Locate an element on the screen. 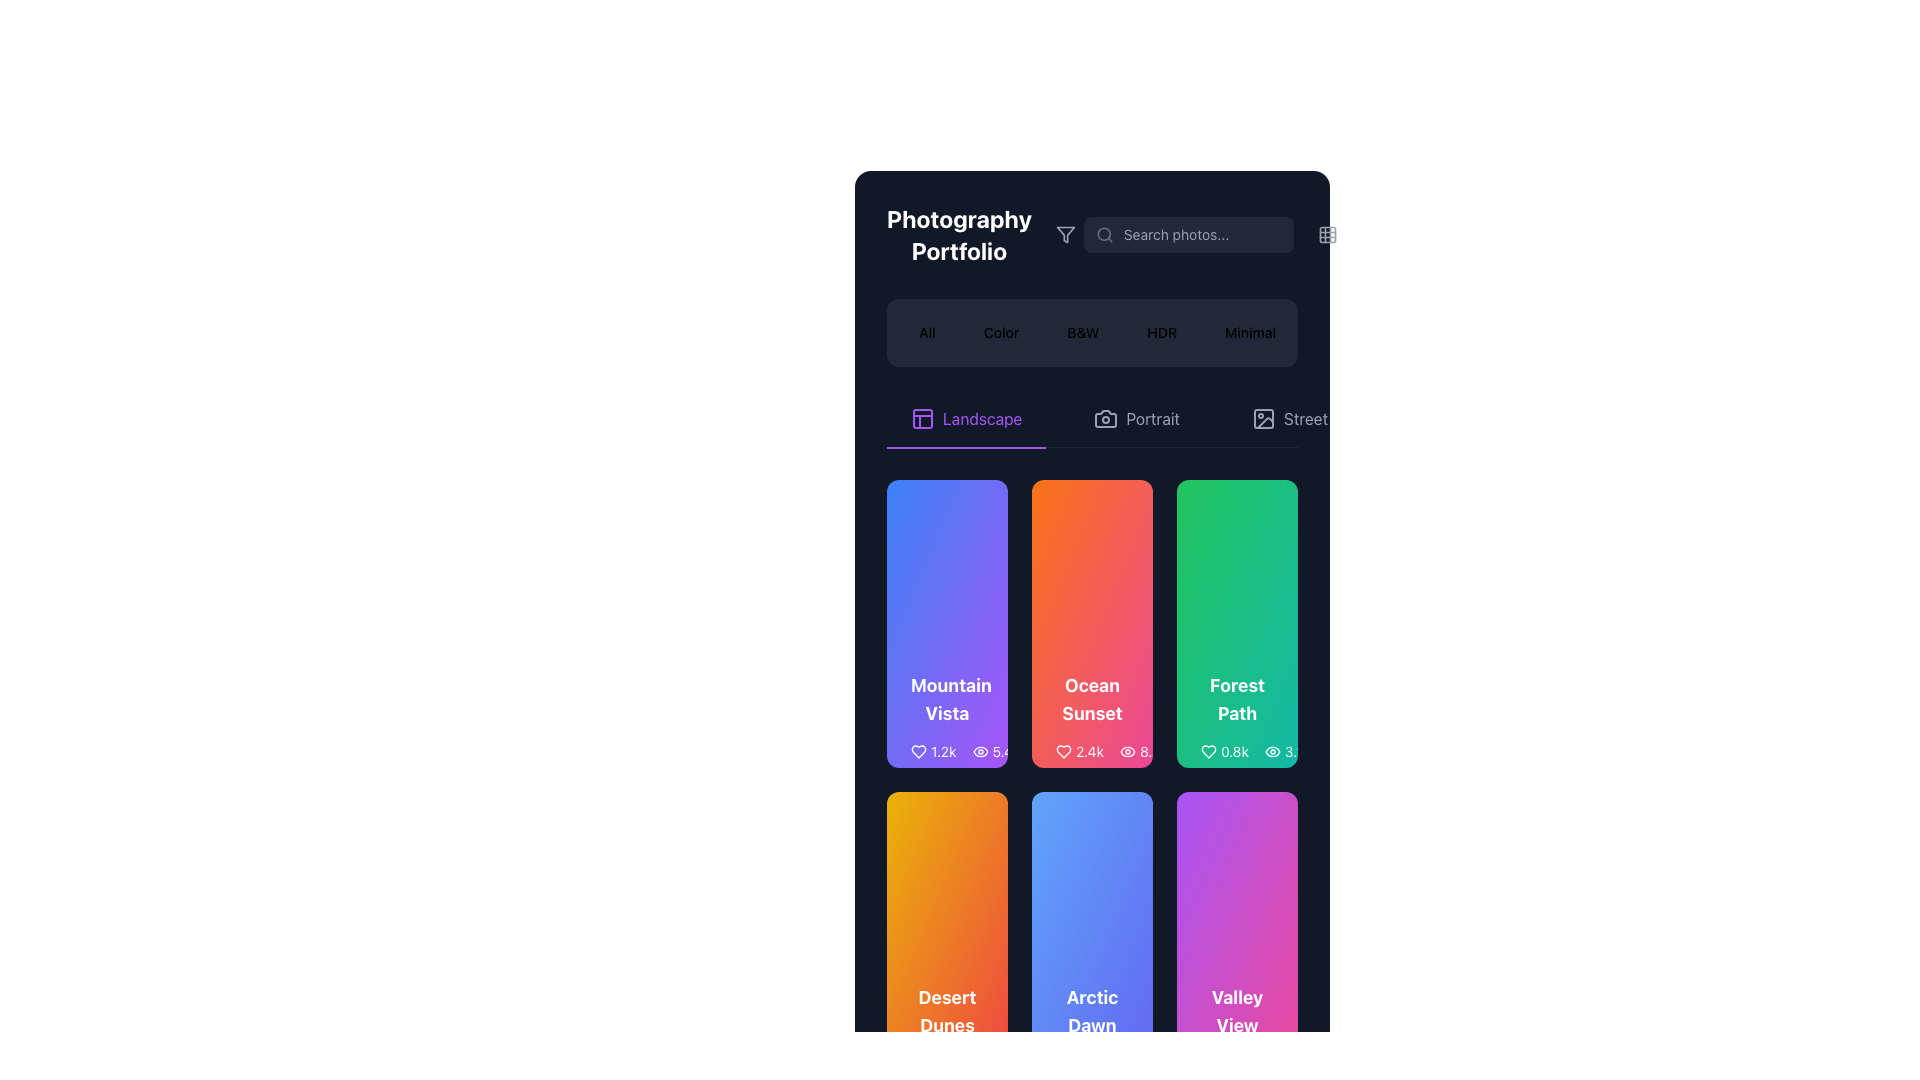 The image size is (1920, 1080). the 'Landscape' icon located at the top middle section of the interface, which enhances user navigation and precedes the text 'Landscape' is located at coordinates (921, 418).